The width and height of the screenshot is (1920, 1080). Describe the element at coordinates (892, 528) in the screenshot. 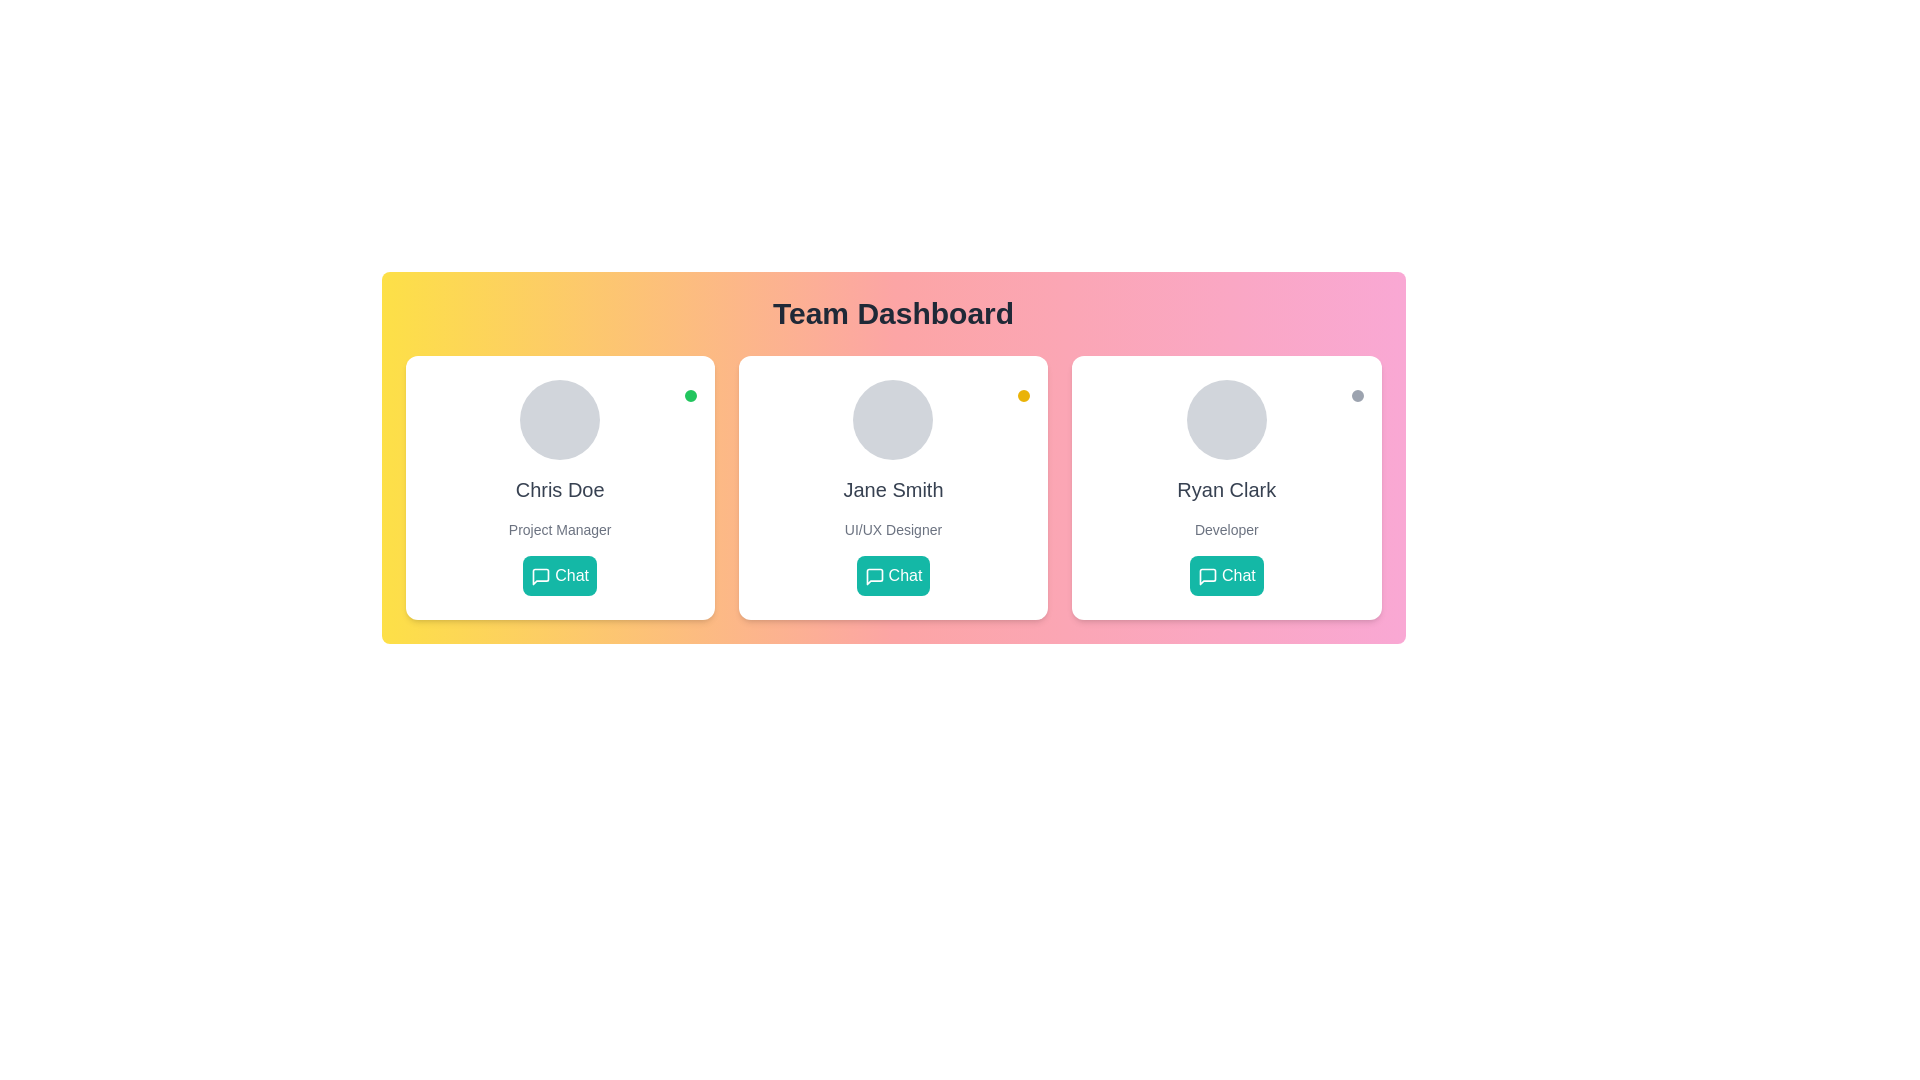

I see `text label indicating the job title 'UI/UX Designer' located in the second card from the left, directly below the name 'Jane Smith'` at that location.